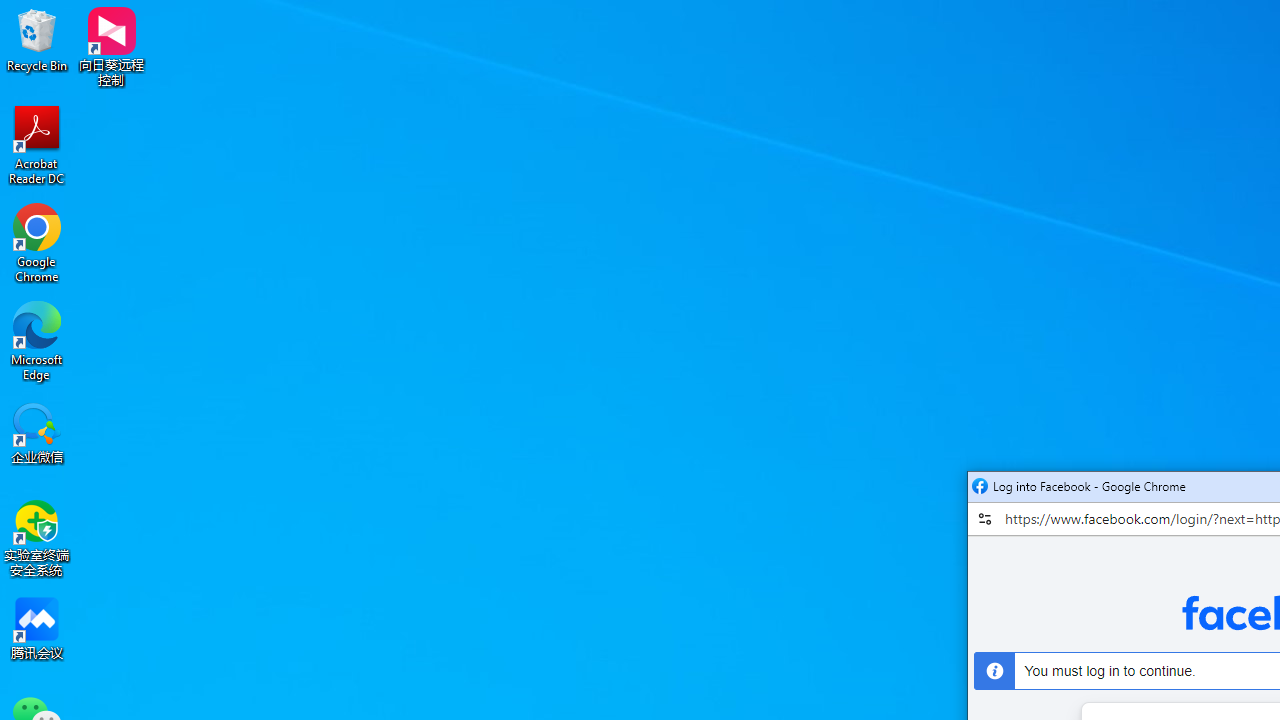  Describe the element at coordinates (37, 340) in the screenshot. I see `'Microsoft Edge'` at that location.